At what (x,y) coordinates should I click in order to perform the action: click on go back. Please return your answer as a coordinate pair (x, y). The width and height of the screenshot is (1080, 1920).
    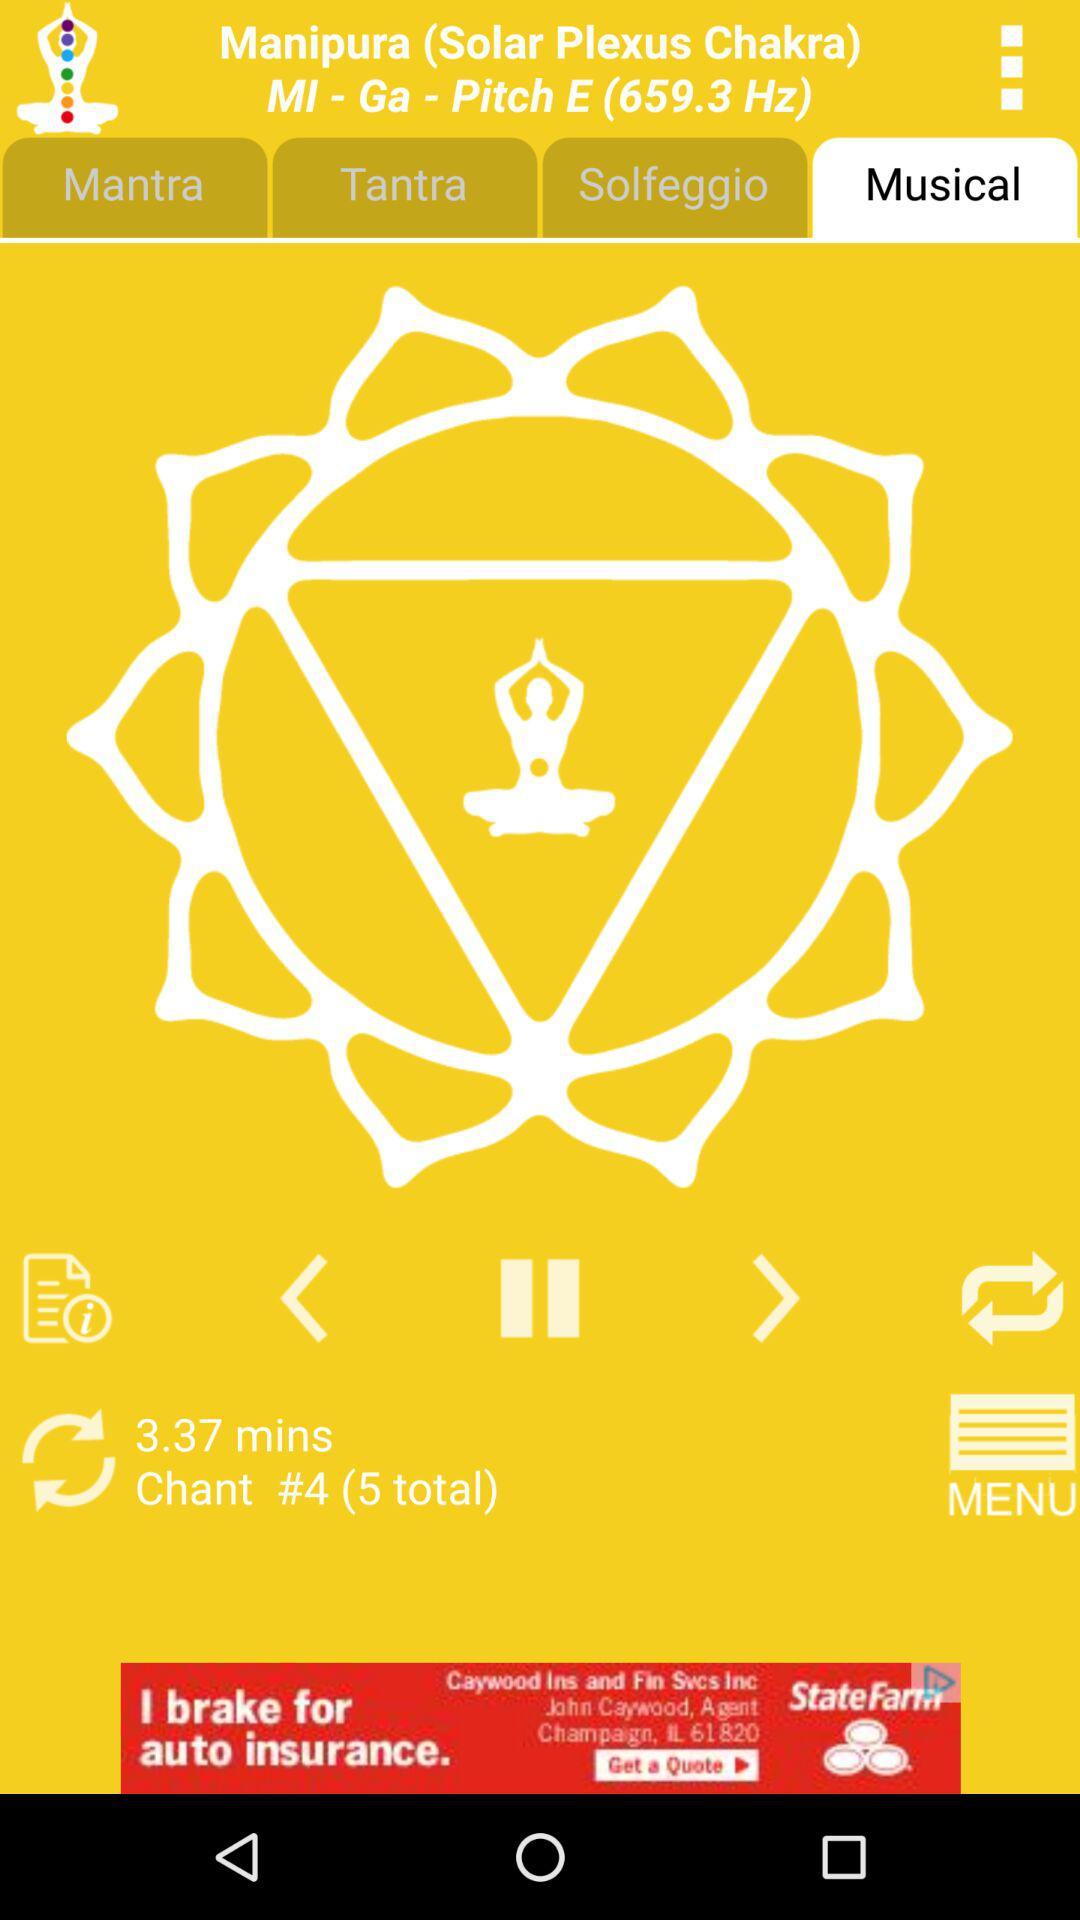
    Looking at the image, I should click on (303, 1298).